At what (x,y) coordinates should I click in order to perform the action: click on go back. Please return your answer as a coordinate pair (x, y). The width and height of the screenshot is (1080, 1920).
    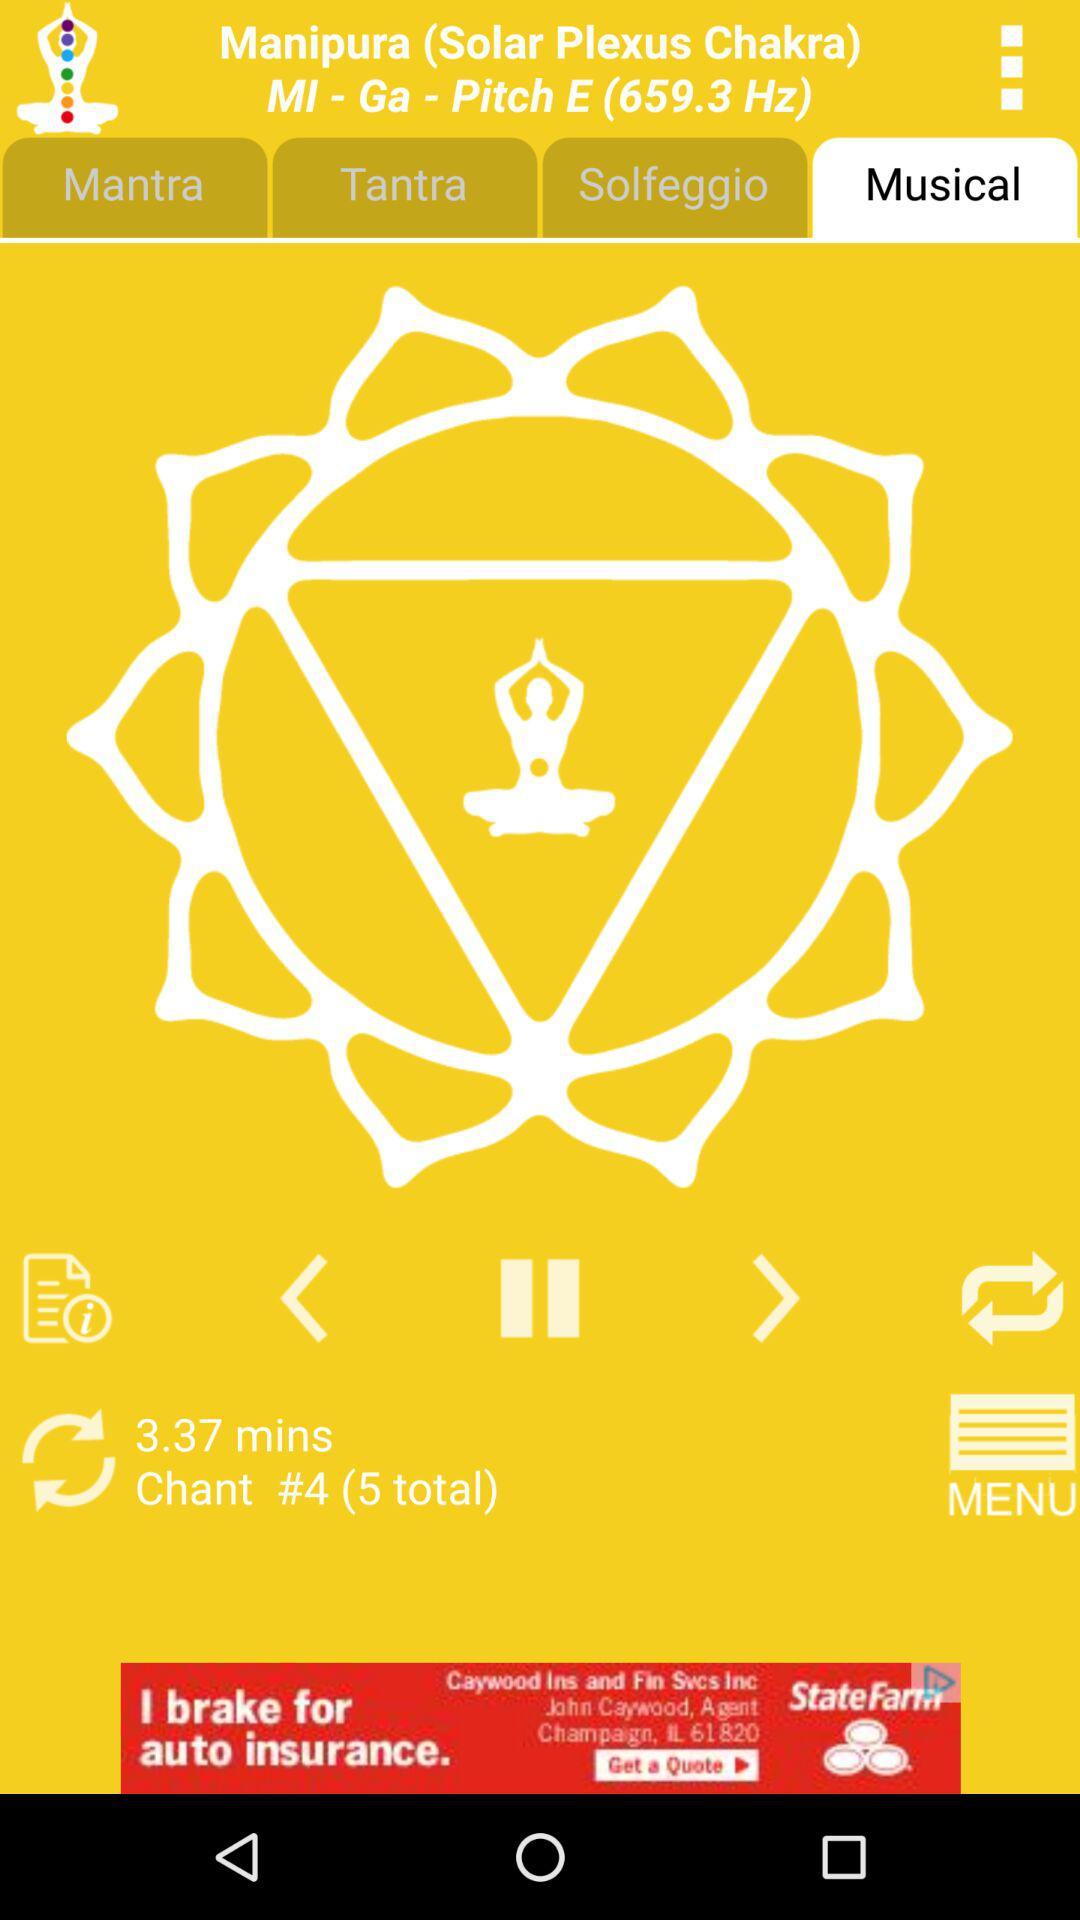
    Looking at the image, I should click on (303, 1298).